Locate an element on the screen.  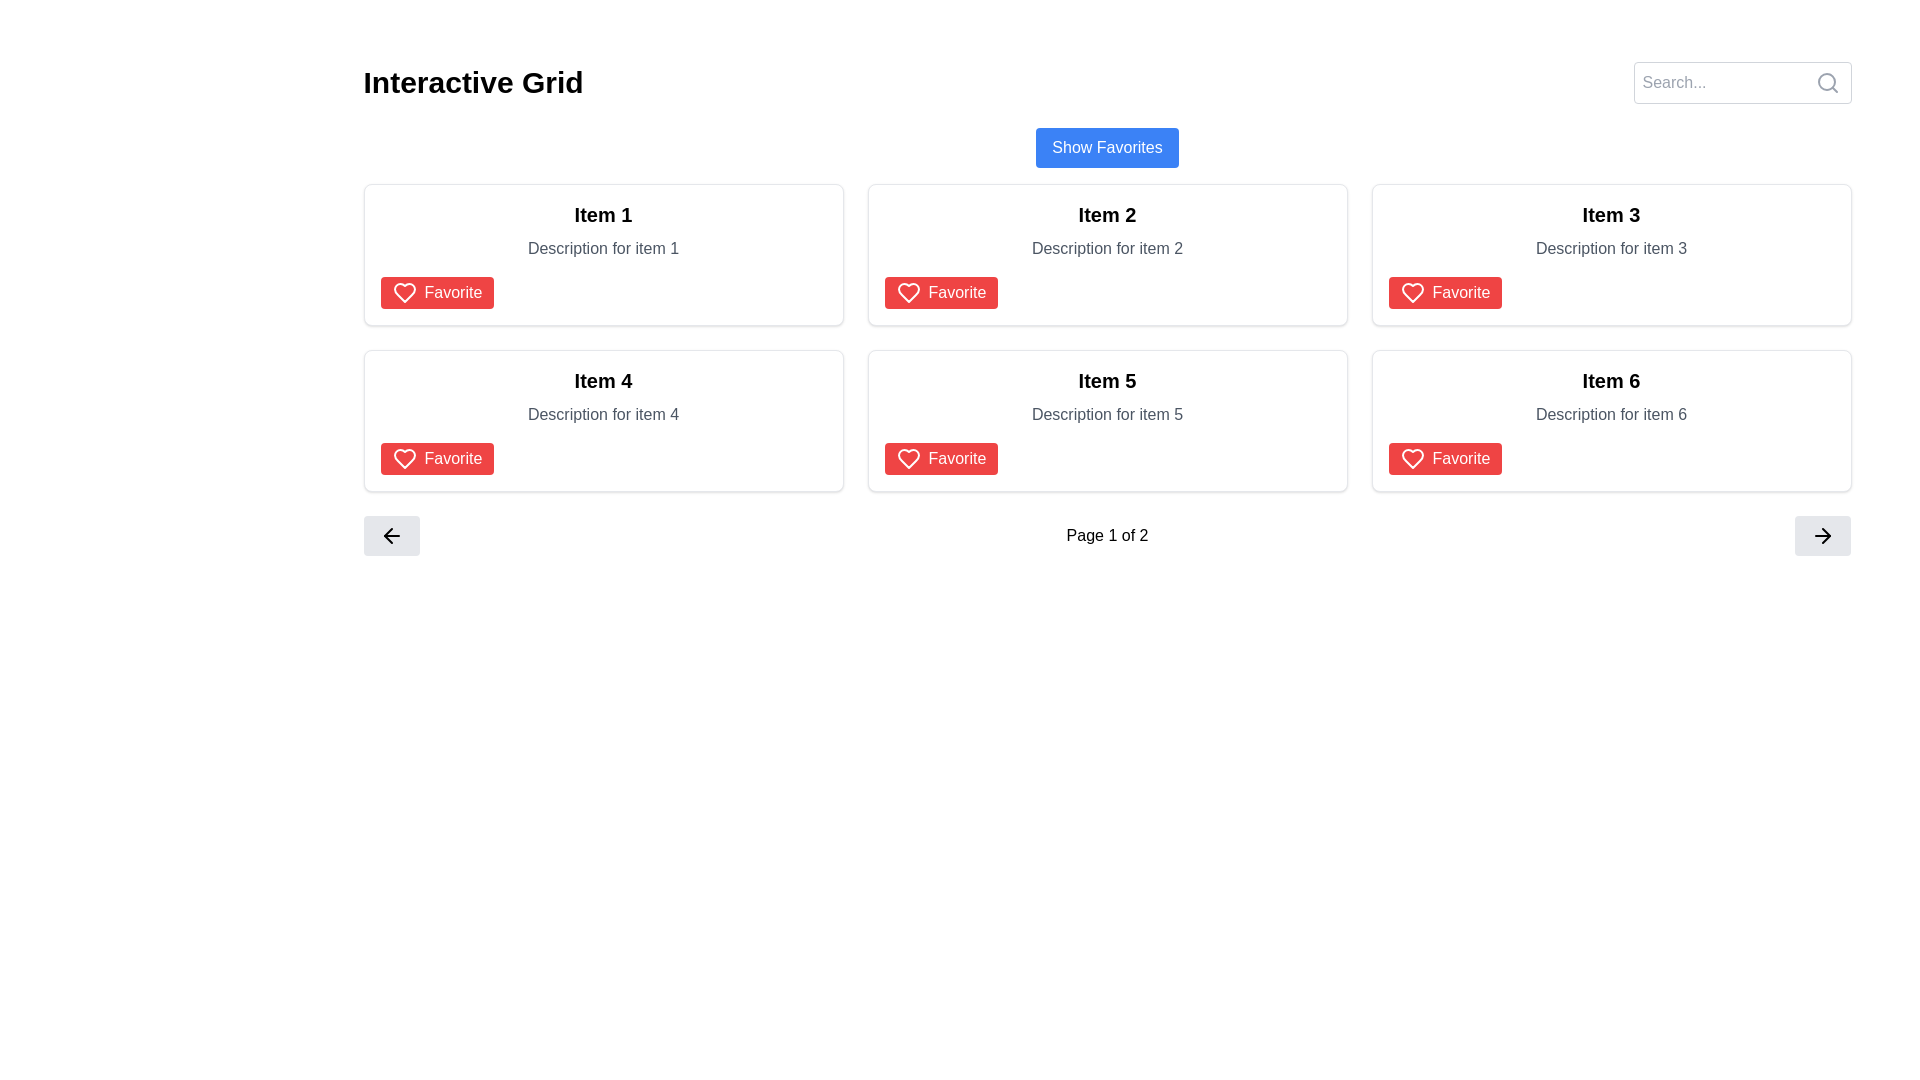
the favorite button for Item 6, located in the lower section of the card is located at coordinates (1445, 459).